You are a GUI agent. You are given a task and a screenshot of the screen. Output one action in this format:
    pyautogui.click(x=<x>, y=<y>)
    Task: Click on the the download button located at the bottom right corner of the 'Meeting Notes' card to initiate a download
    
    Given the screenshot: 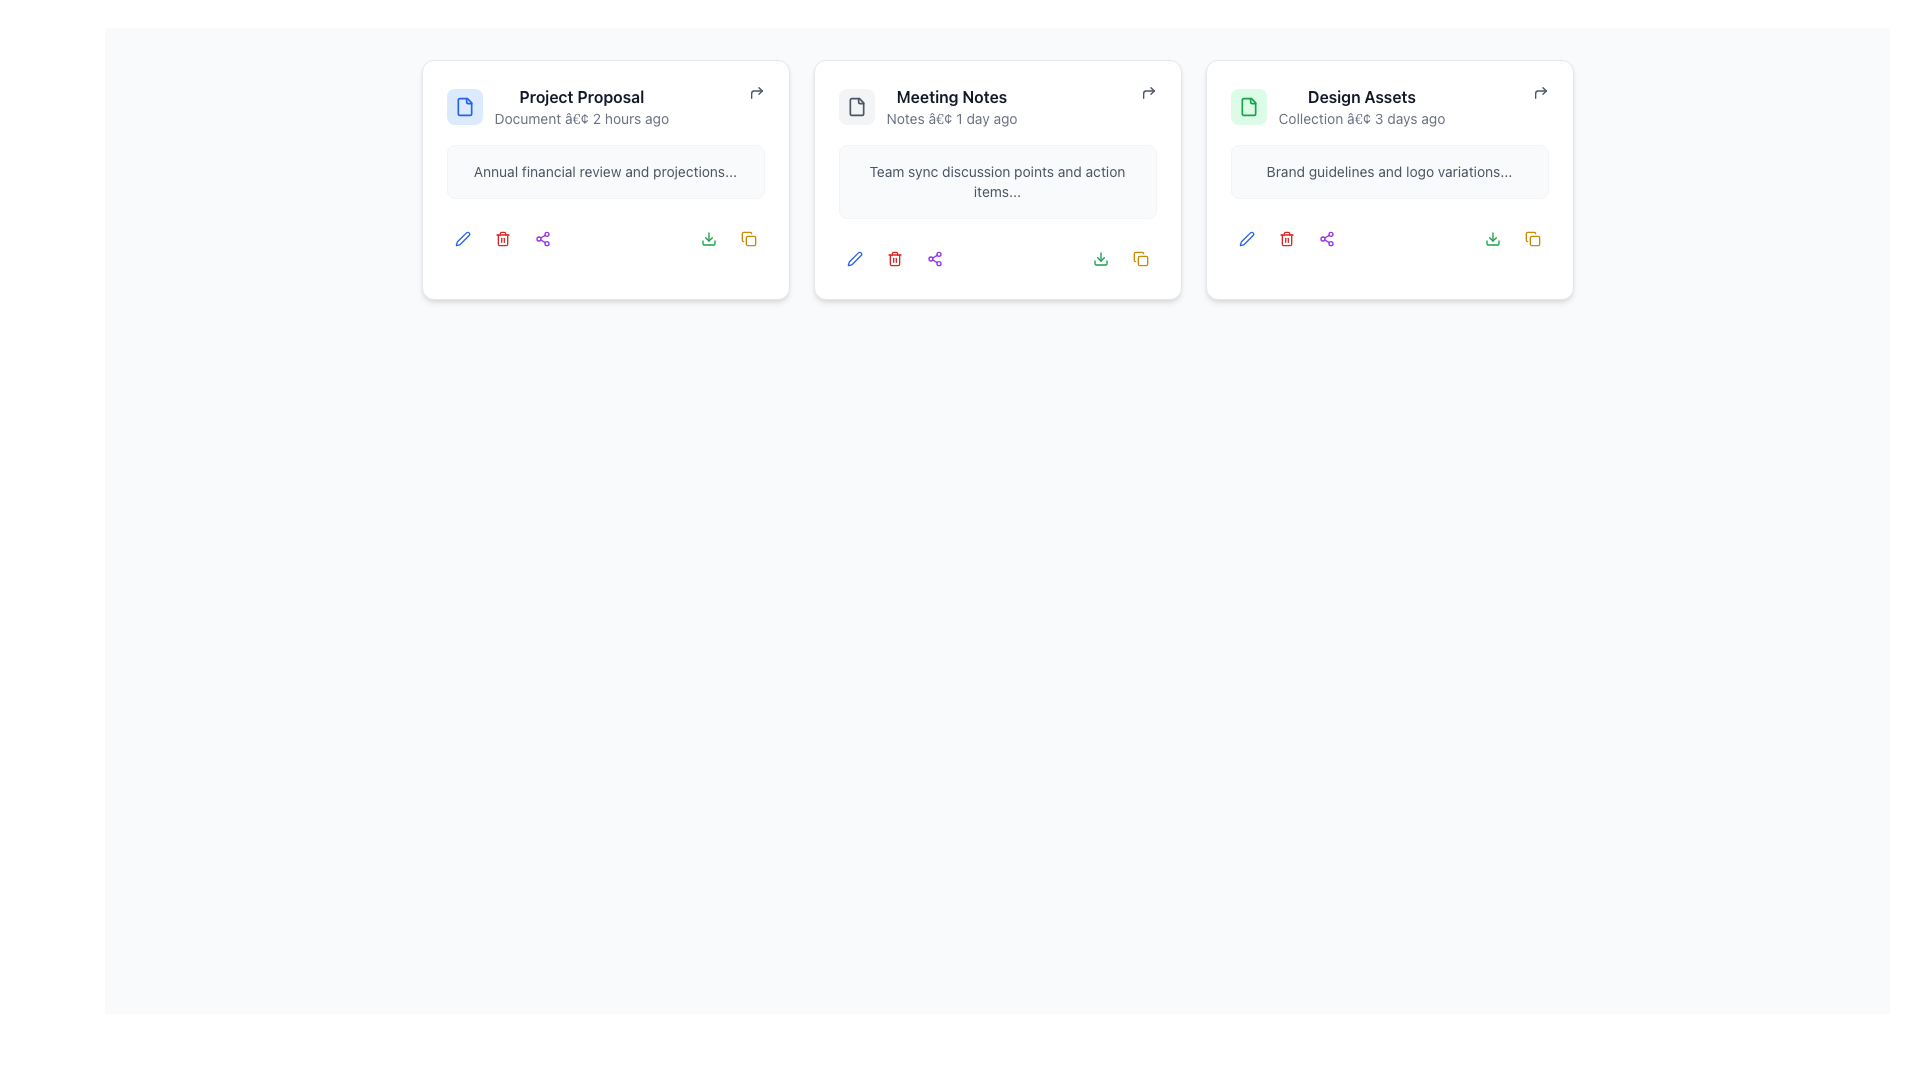 What is the action you would take?
    pyautogui.click(x=1099, y=257)
    